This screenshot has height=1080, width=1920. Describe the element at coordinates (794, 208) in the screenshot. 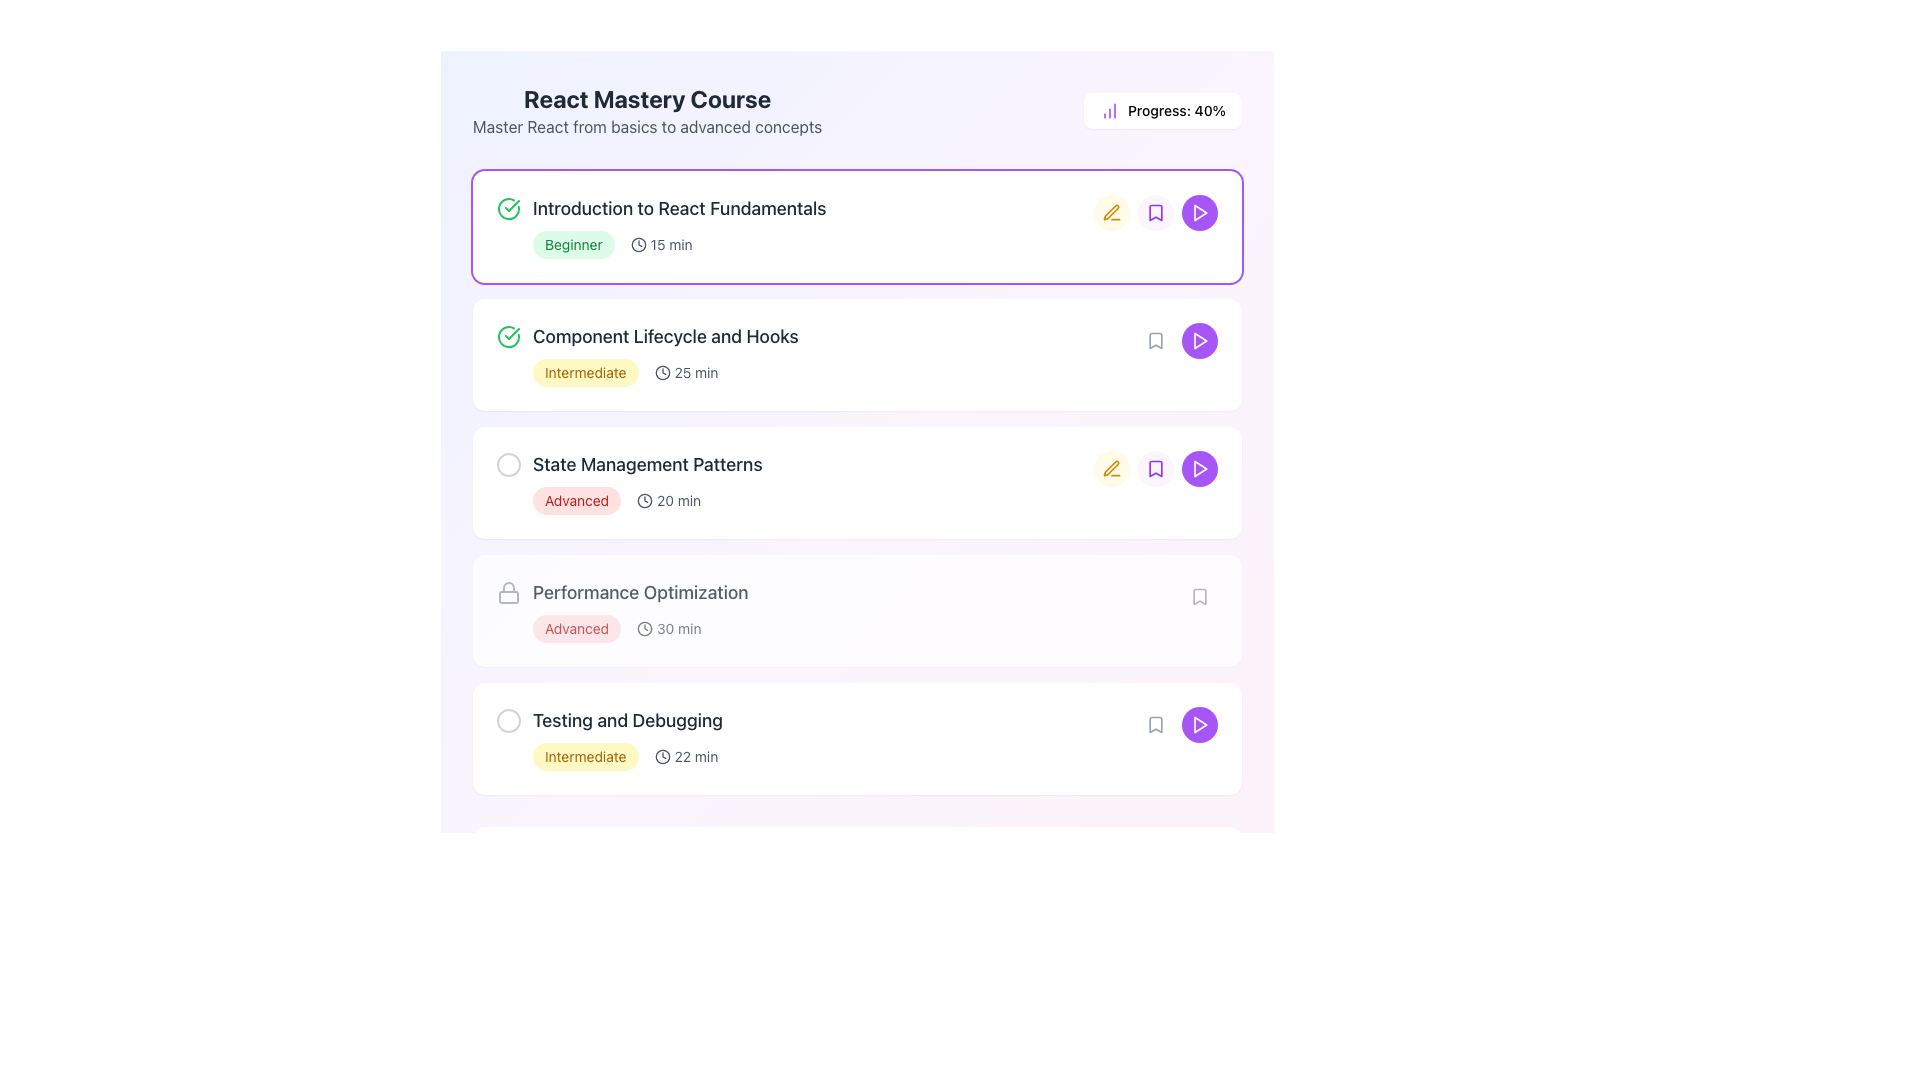

I see `the Text Label that displays the title of a course or lesson, located at the top of the list under the course overview header` at that location.